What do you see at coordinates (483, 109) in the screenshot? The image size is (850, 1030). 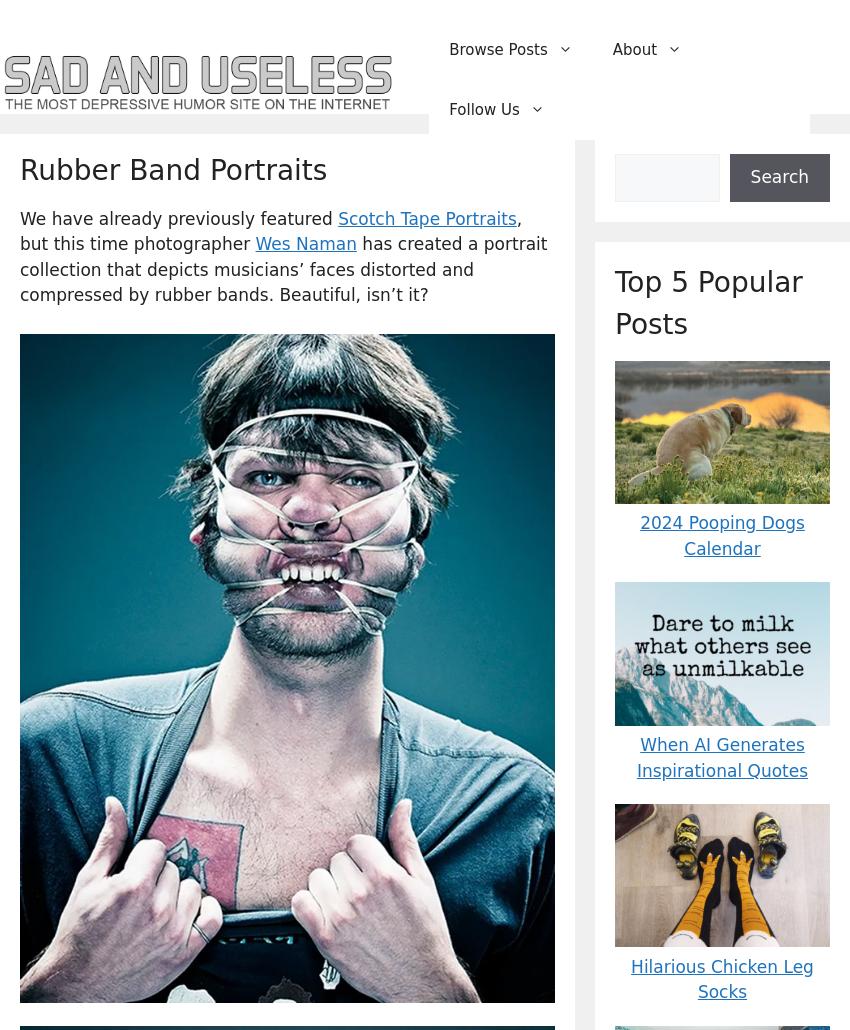 I see `'Follow Us'` at bounding box center [483, 109].